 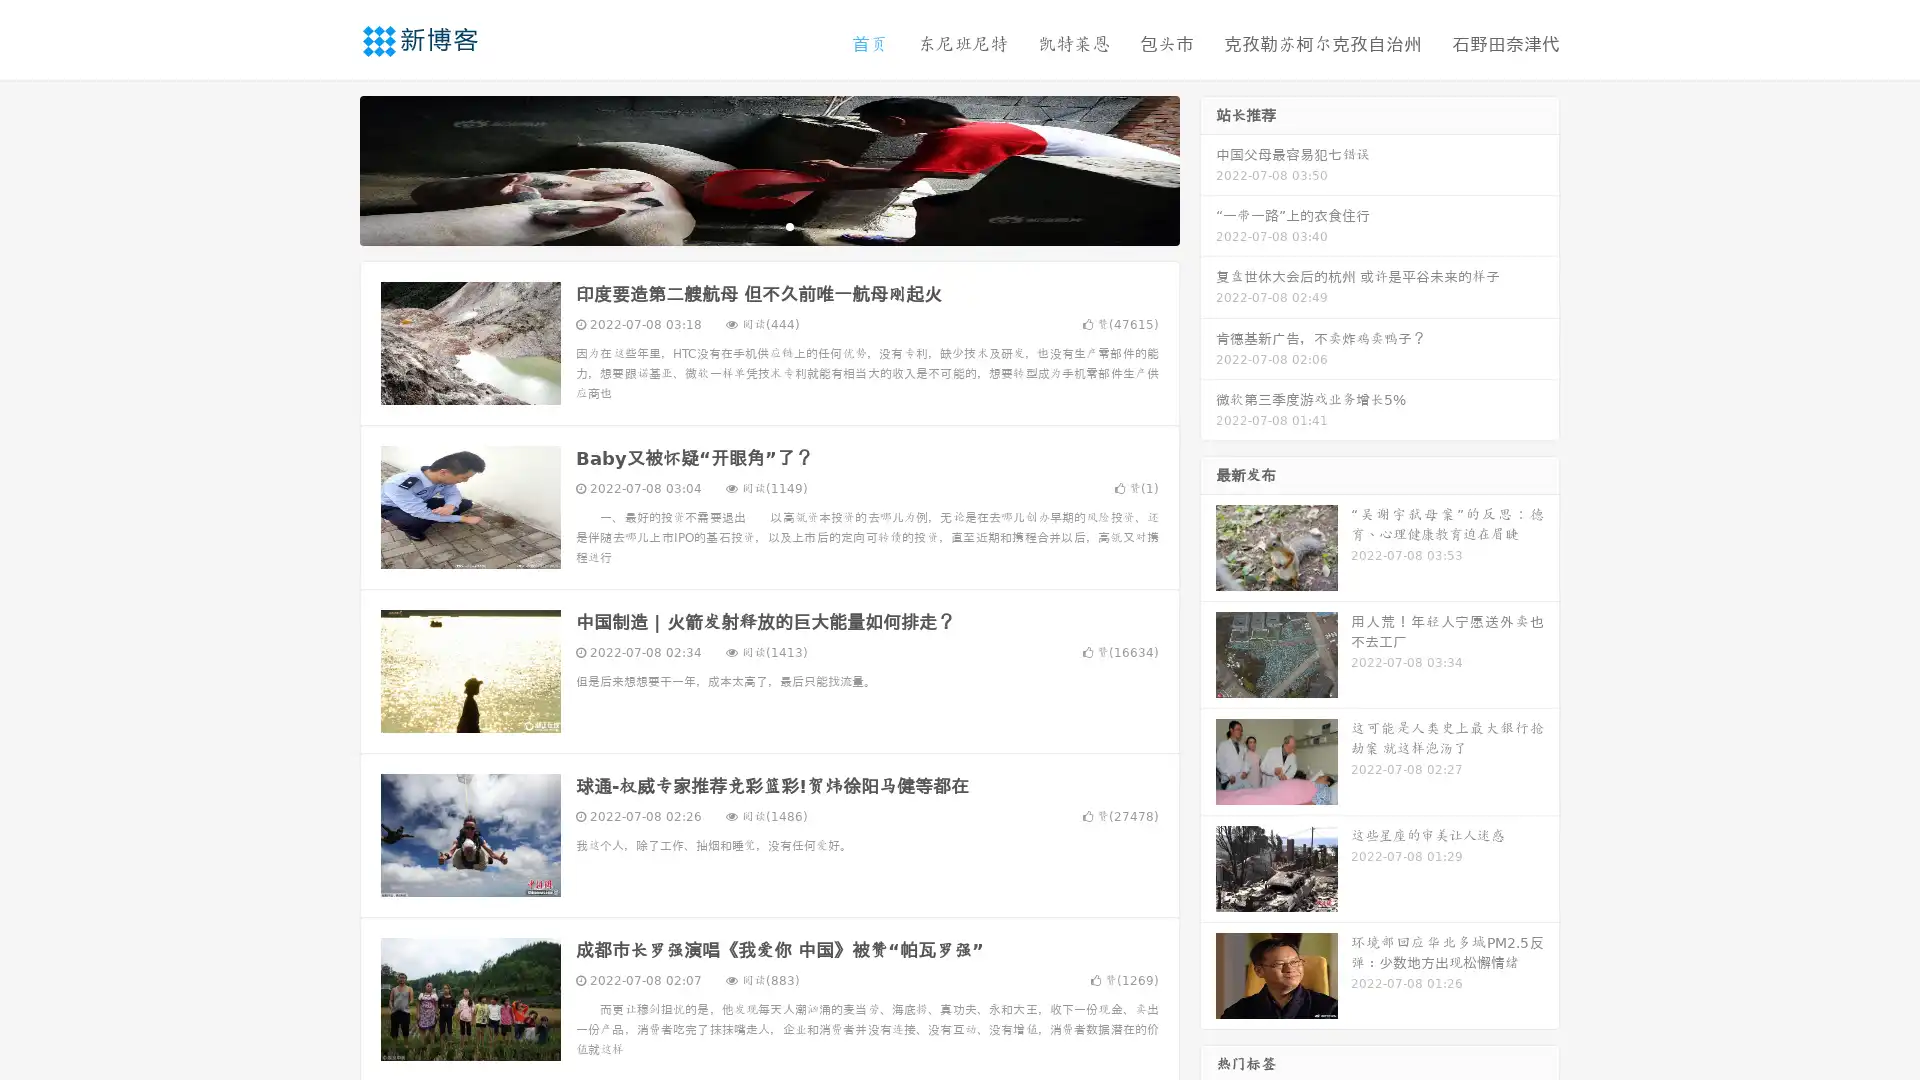 What do you see at coordinates (789, 225) in the screenshot?
I see `Go to slide 3` at bounding box center [789, 225].